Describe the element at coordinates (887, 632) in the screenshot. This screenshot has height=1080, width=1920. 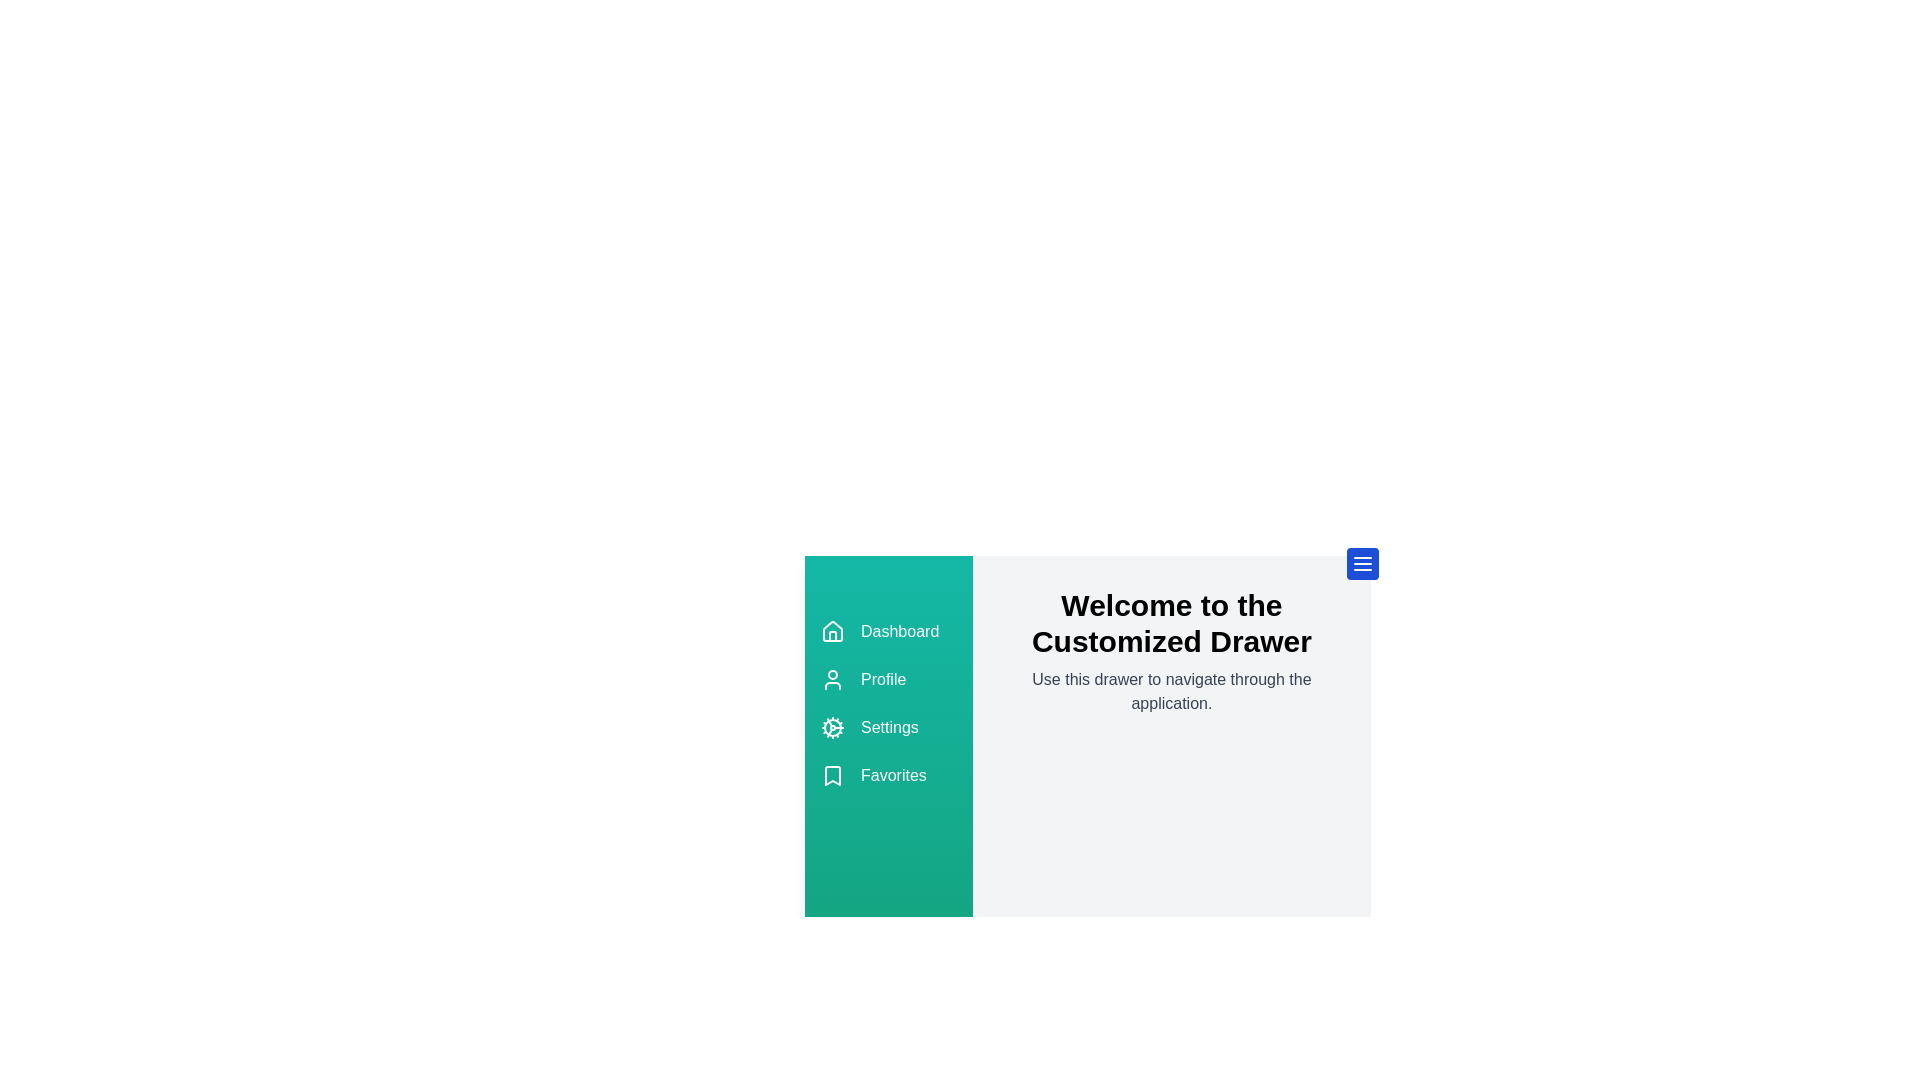
I see `the 'Dashboard' option in the drawer menu` at that location.